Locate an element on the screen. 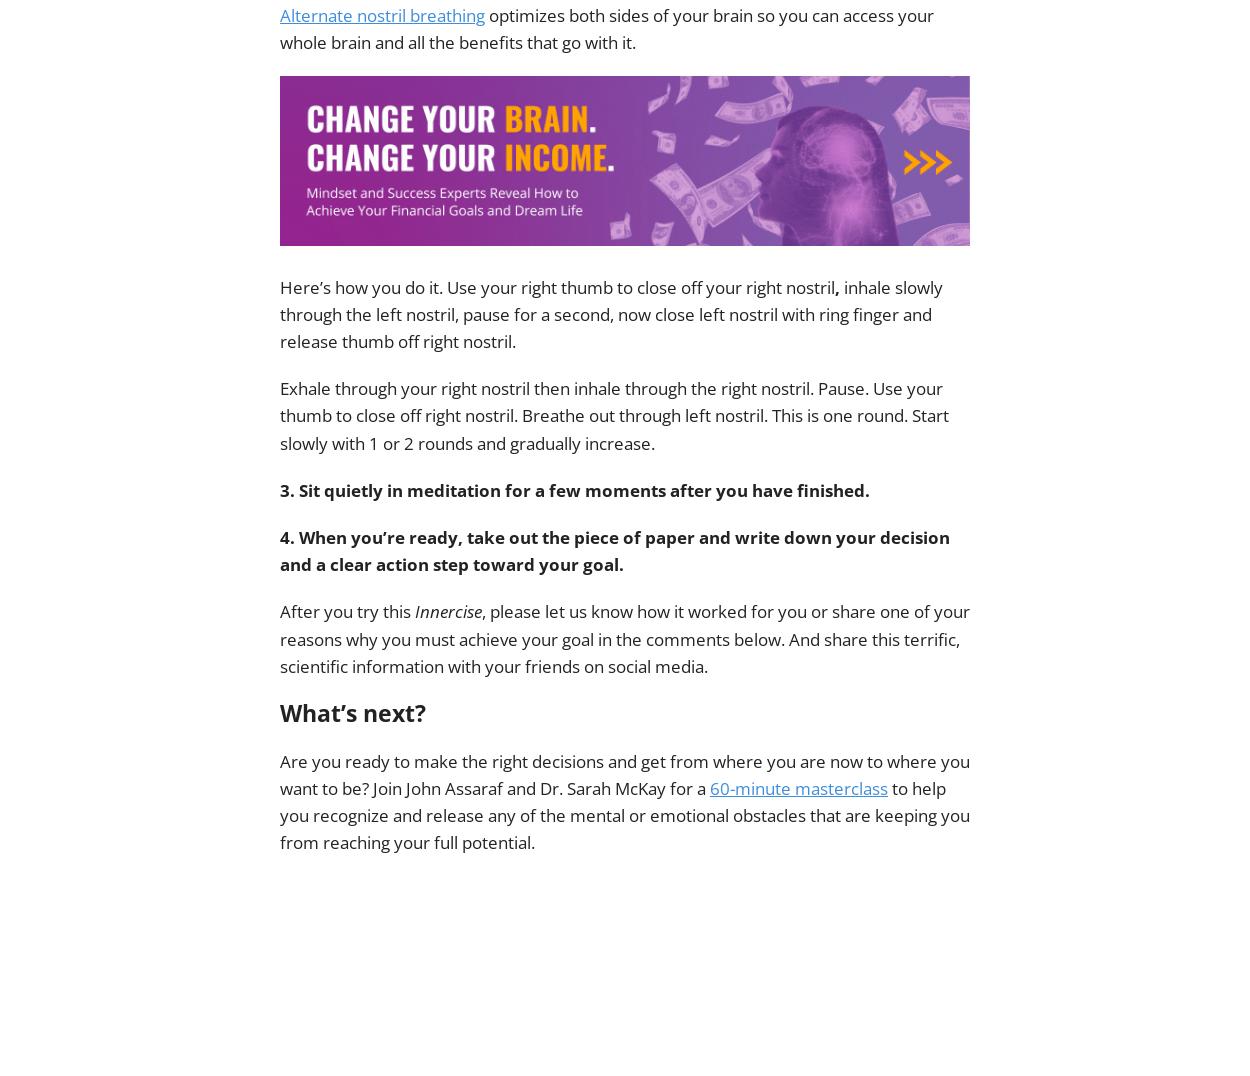 This screenshot has height=1076, width=1250. ',' is located at coordinates (838, 285).